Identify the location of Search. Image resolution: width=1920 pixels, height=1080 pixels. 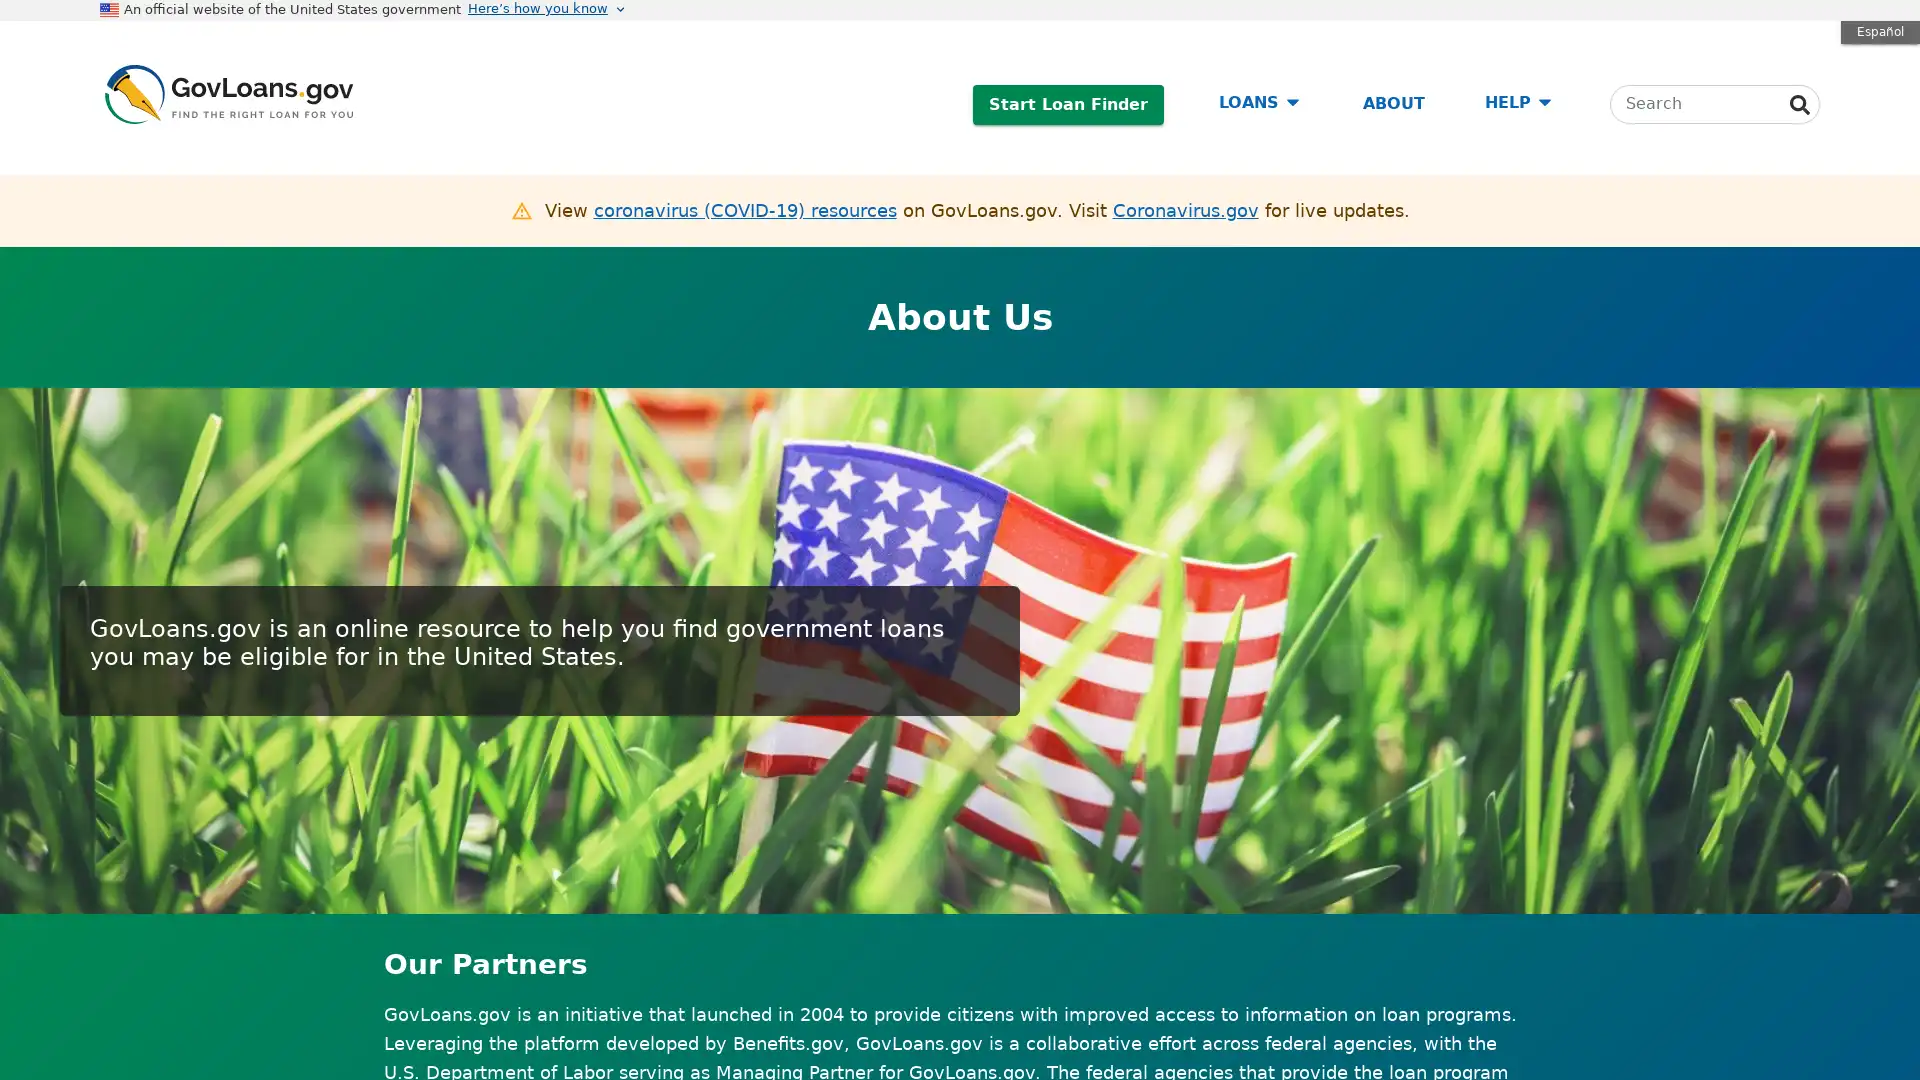
(1800, 104).